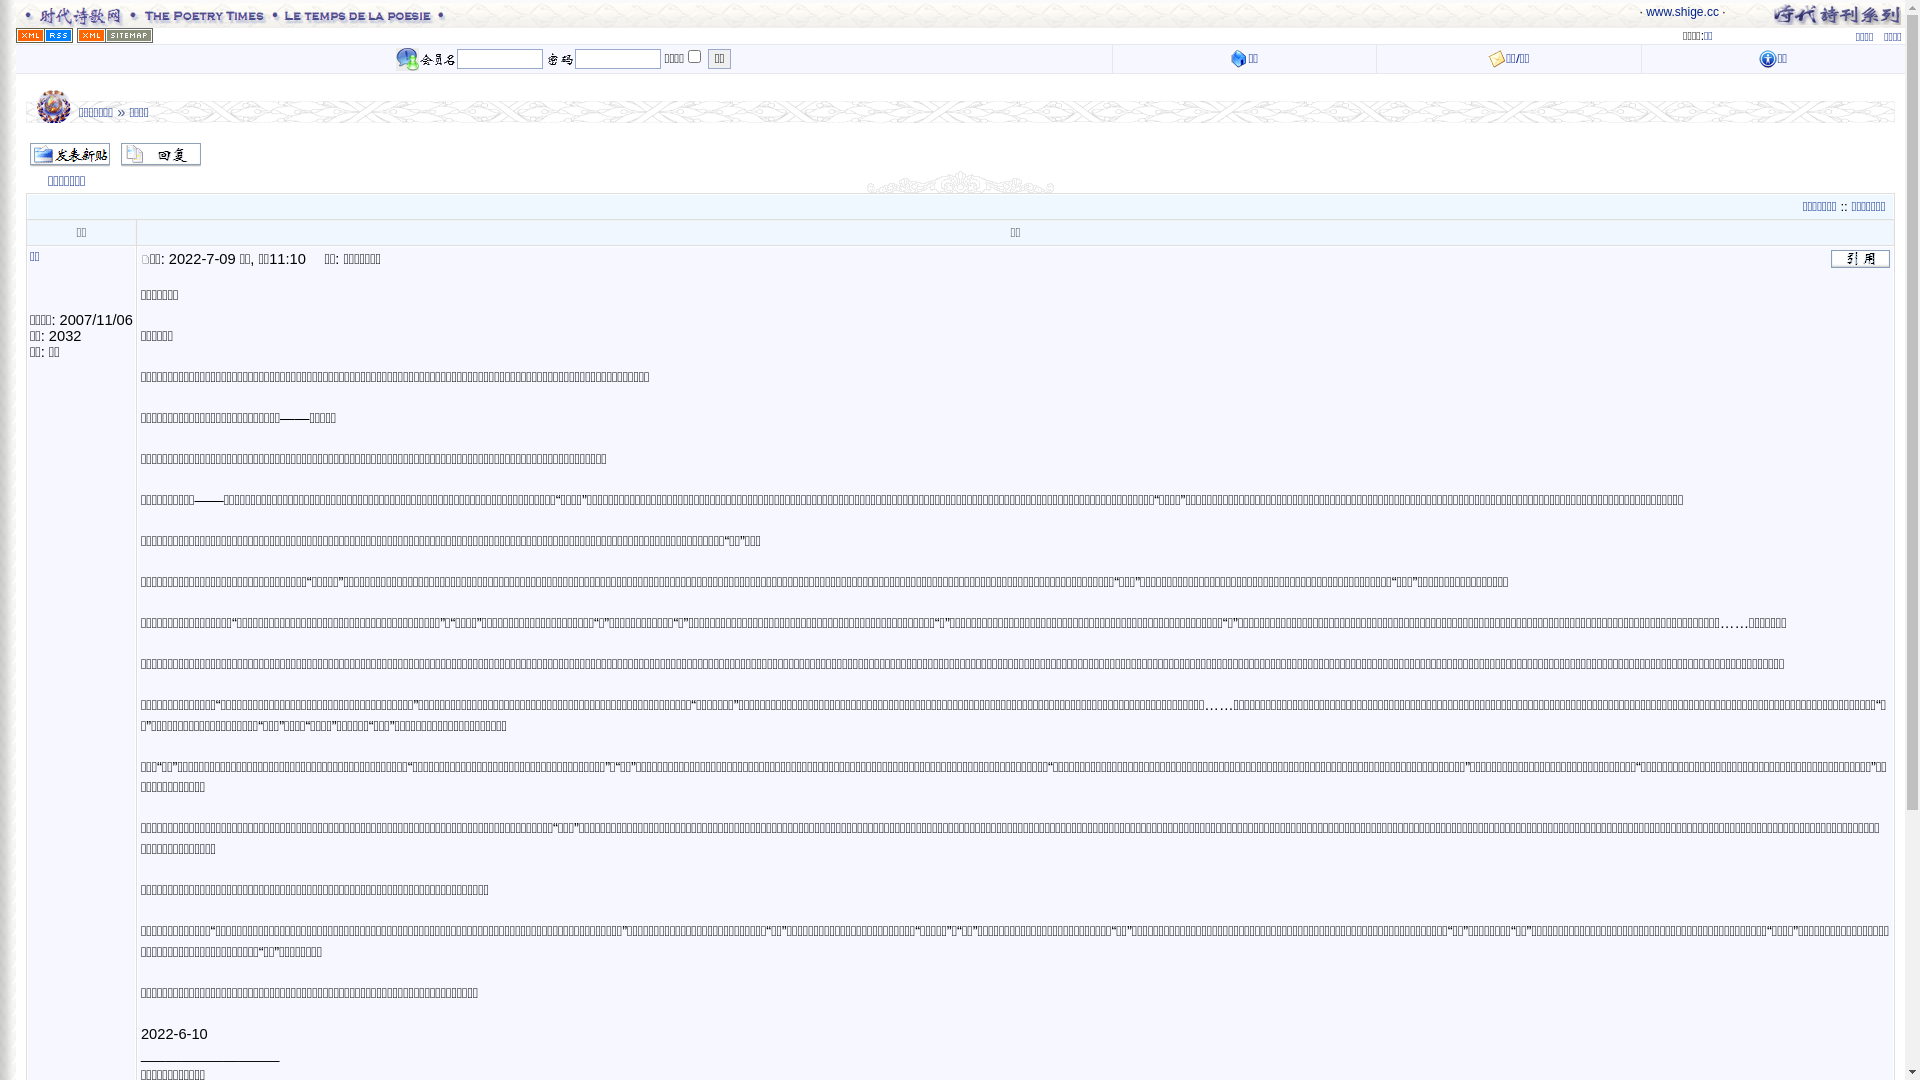 Image resolution: width=1920 pixels, height=1080 pixels. I want to click on 'www.shige.cc', so click(1646, 11).